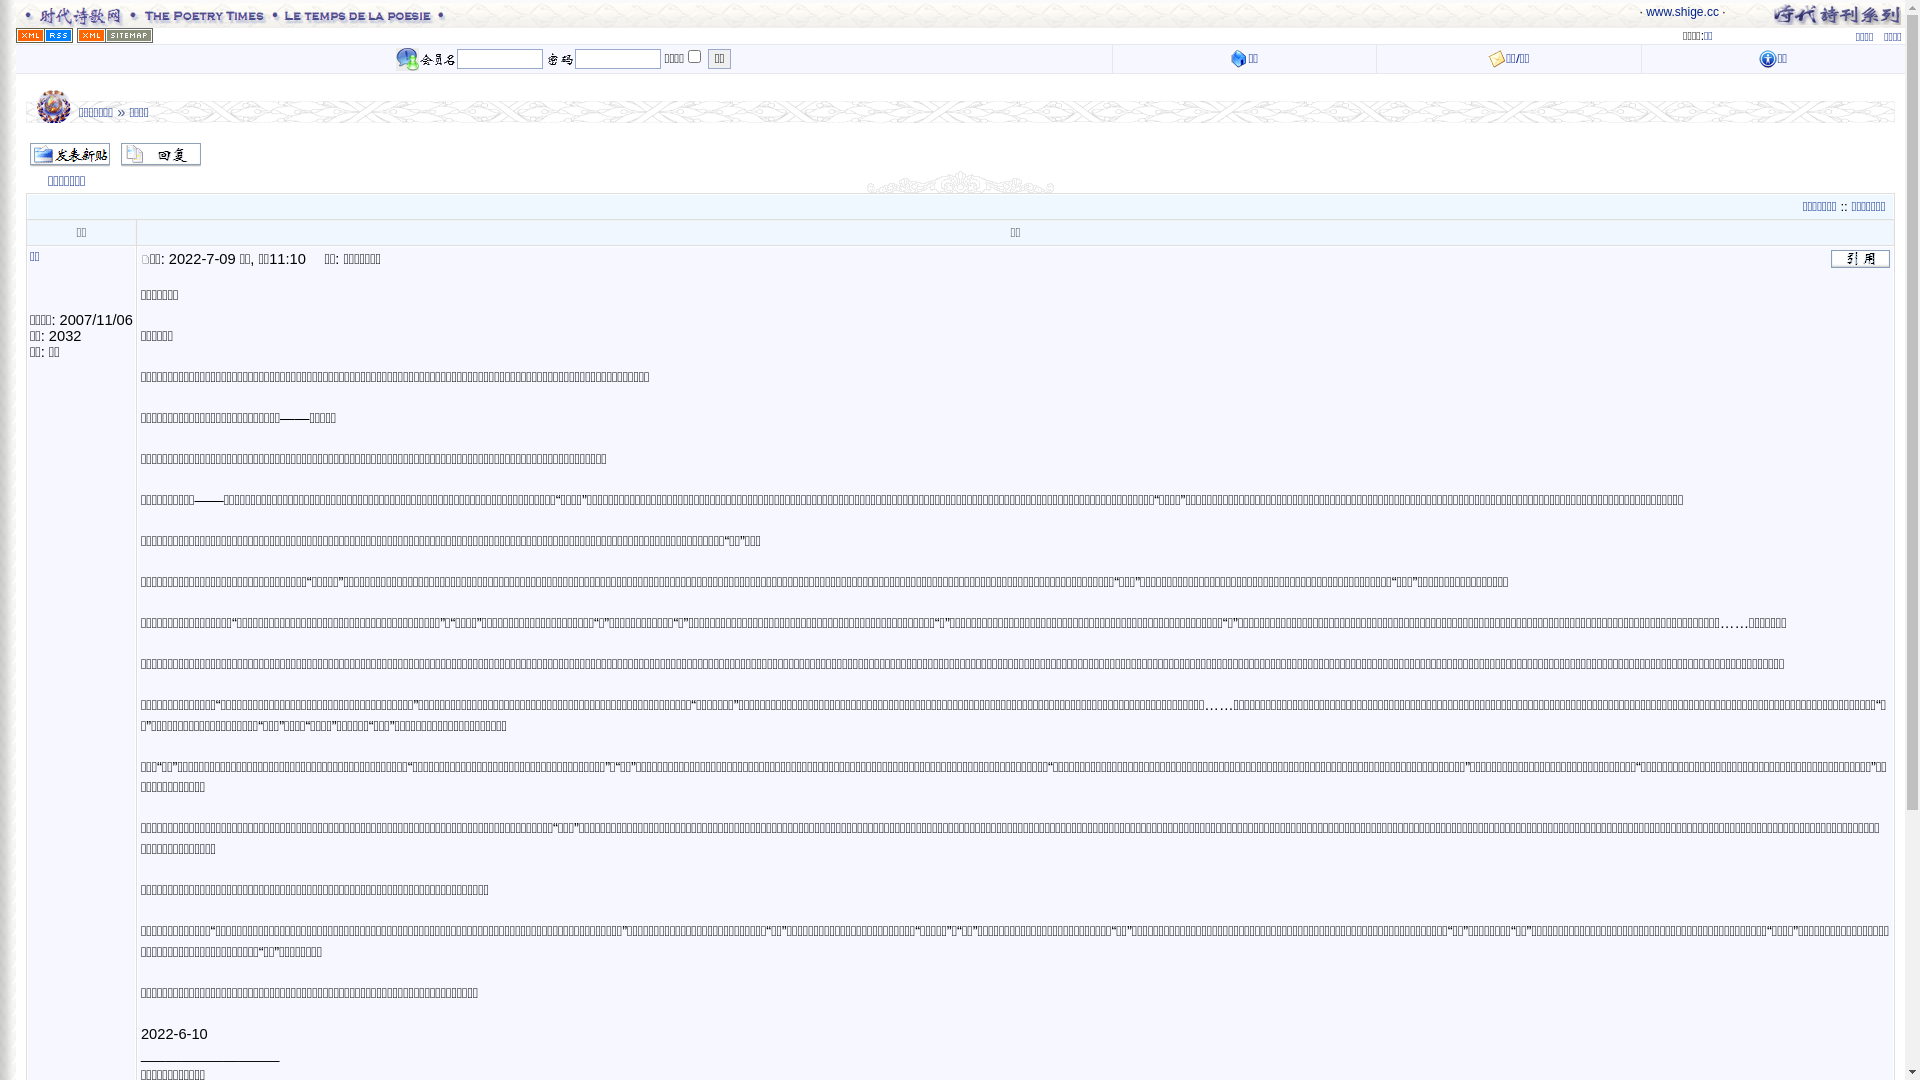 Image resolution: width=1920 pixels, height=1080 pixels. I want to click on 'www.shige.cc', so click(1646, 11).